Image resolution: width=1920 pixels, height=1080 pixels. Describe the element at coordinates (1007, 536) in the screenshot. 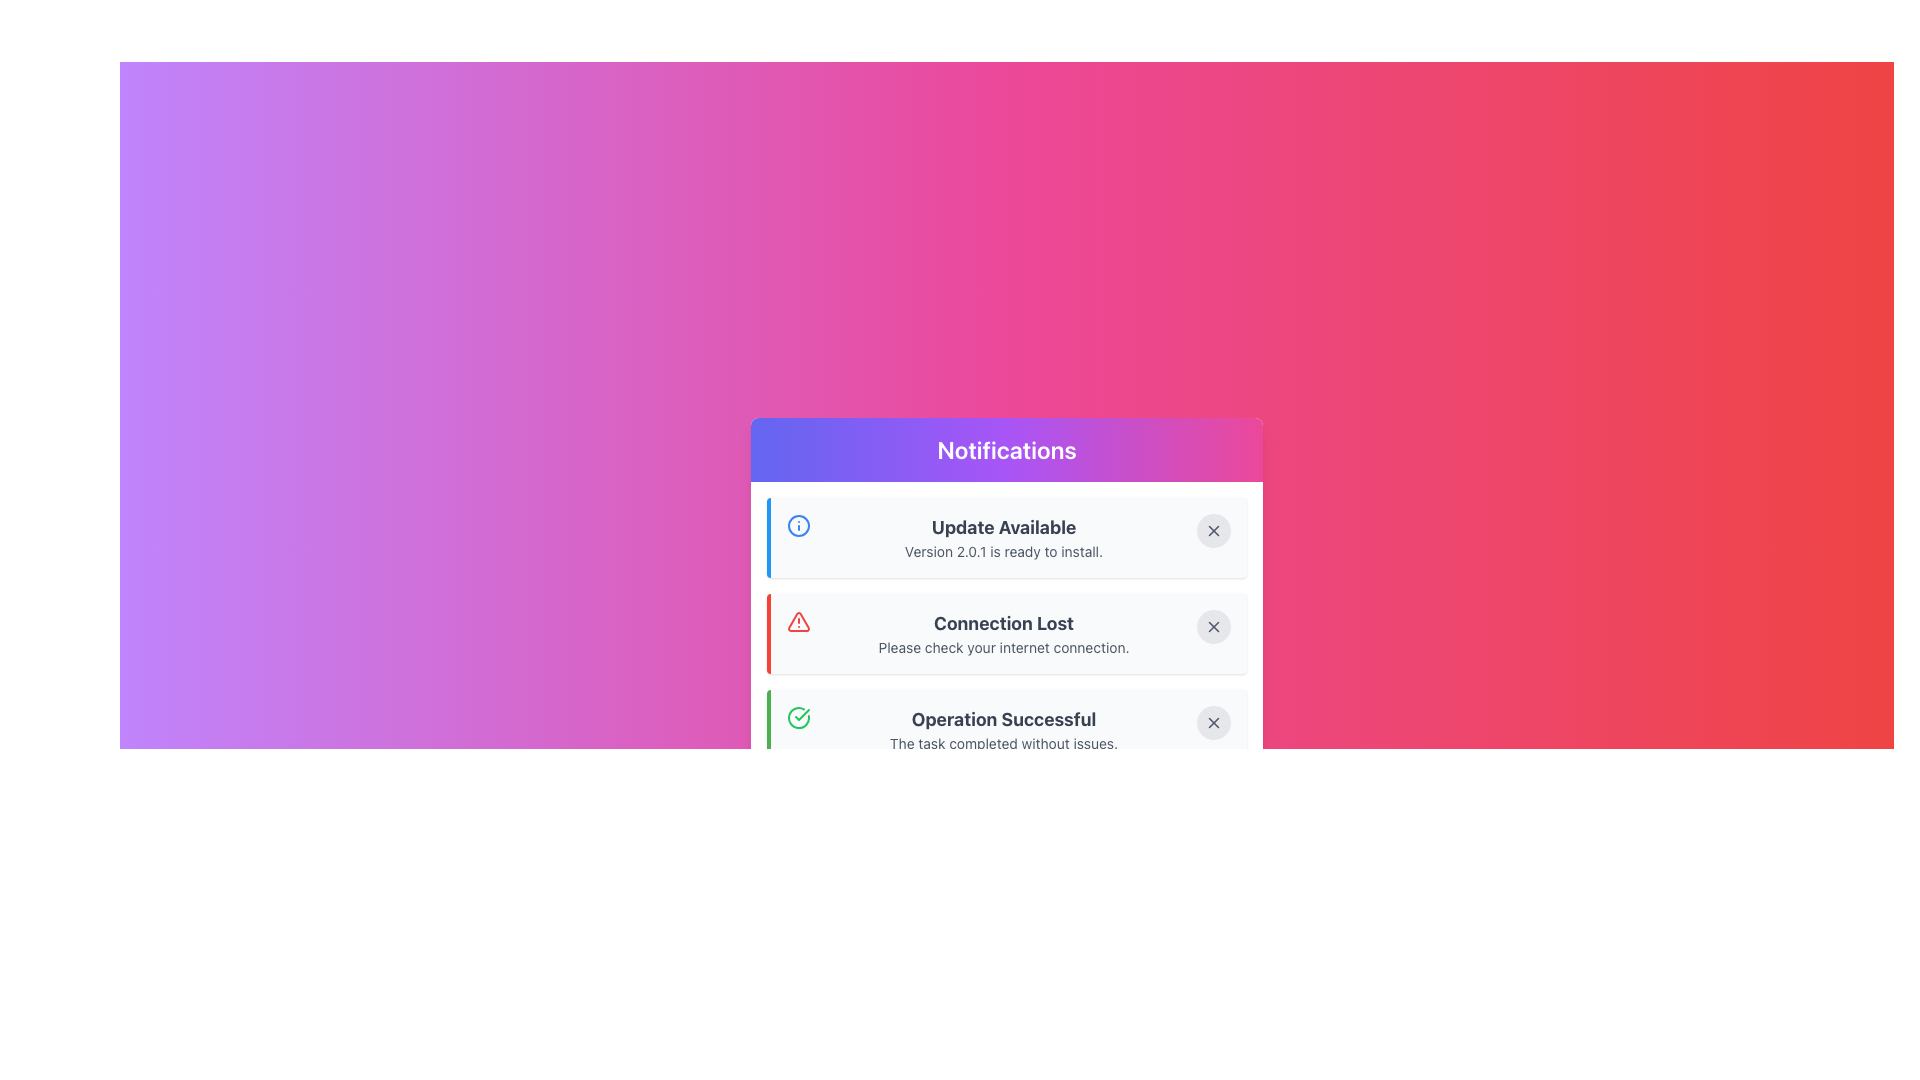

I see `the notification box displaying 'Update Available' with a light gray background and blue border, located centrally on the display` at that location.